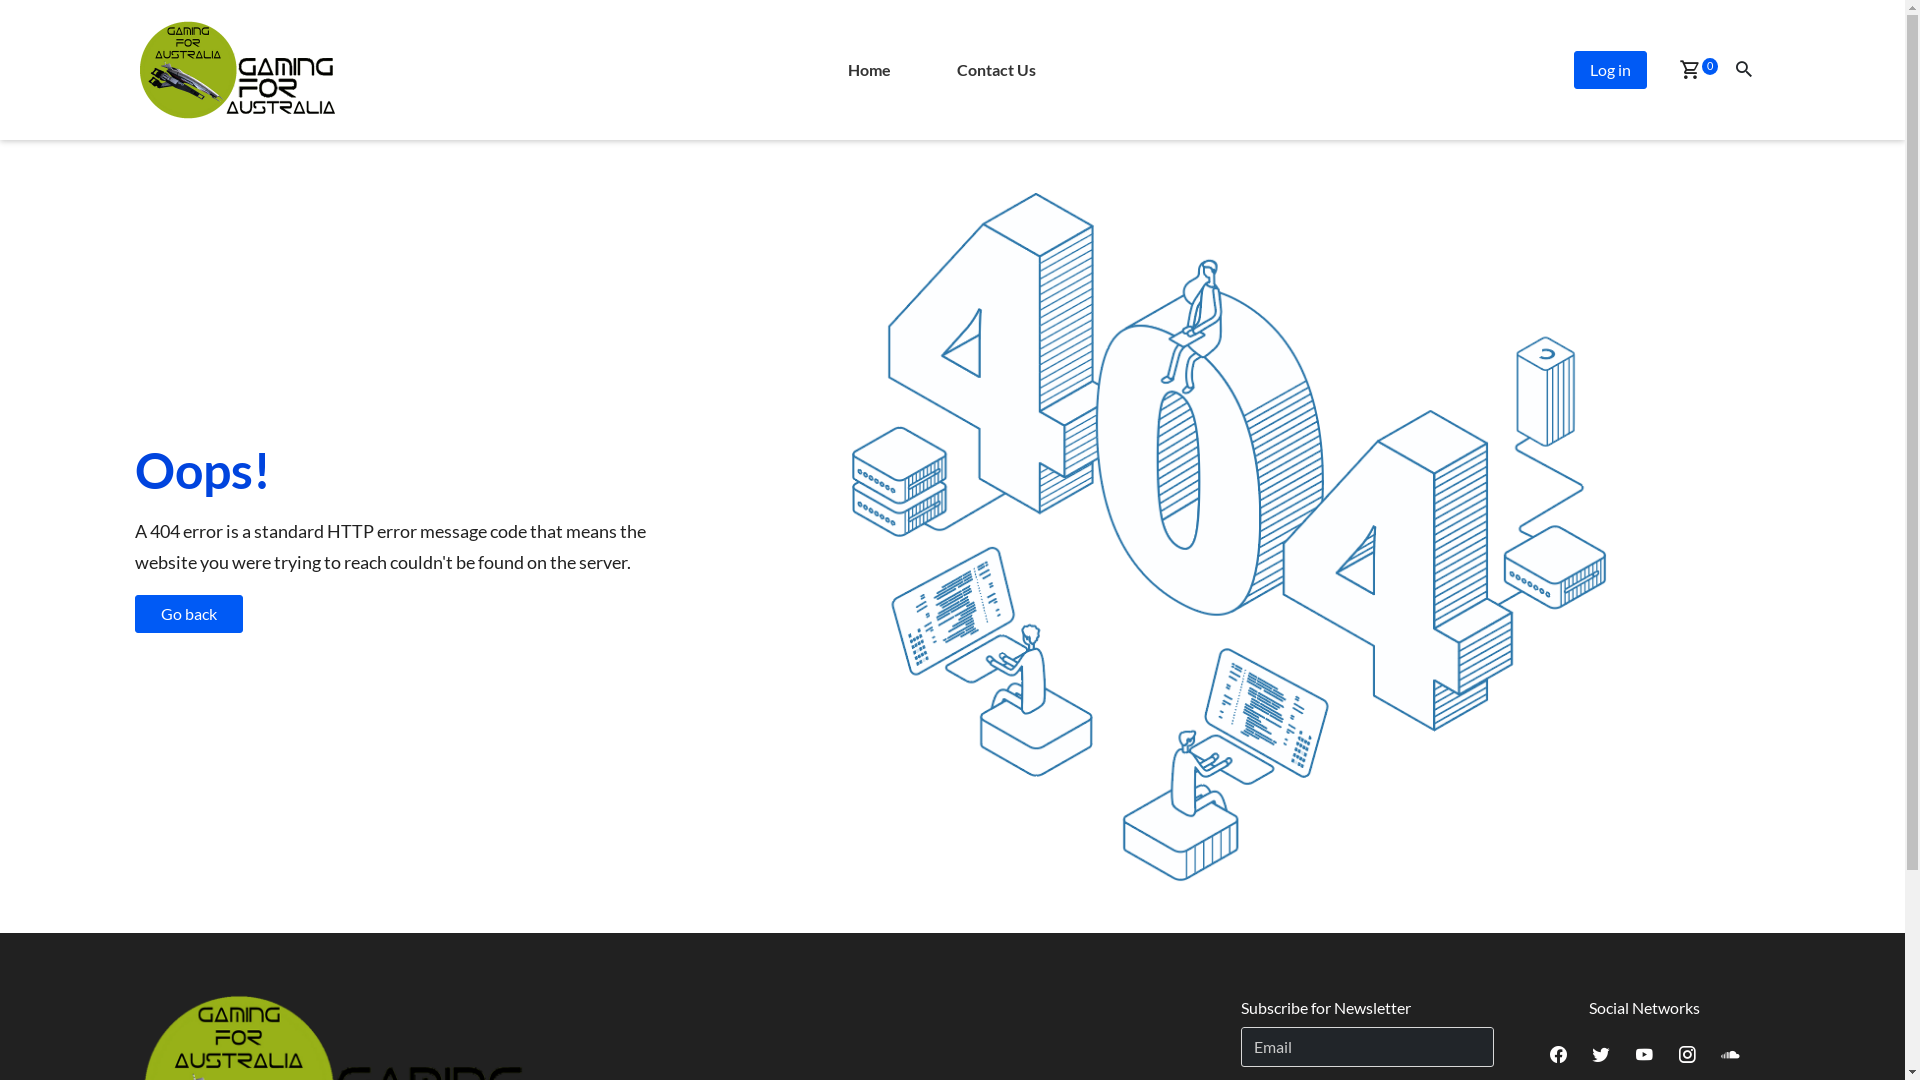  Describe the element at coordinates (1610, 68) in the screenshot. I see `'Log in'` at that location.